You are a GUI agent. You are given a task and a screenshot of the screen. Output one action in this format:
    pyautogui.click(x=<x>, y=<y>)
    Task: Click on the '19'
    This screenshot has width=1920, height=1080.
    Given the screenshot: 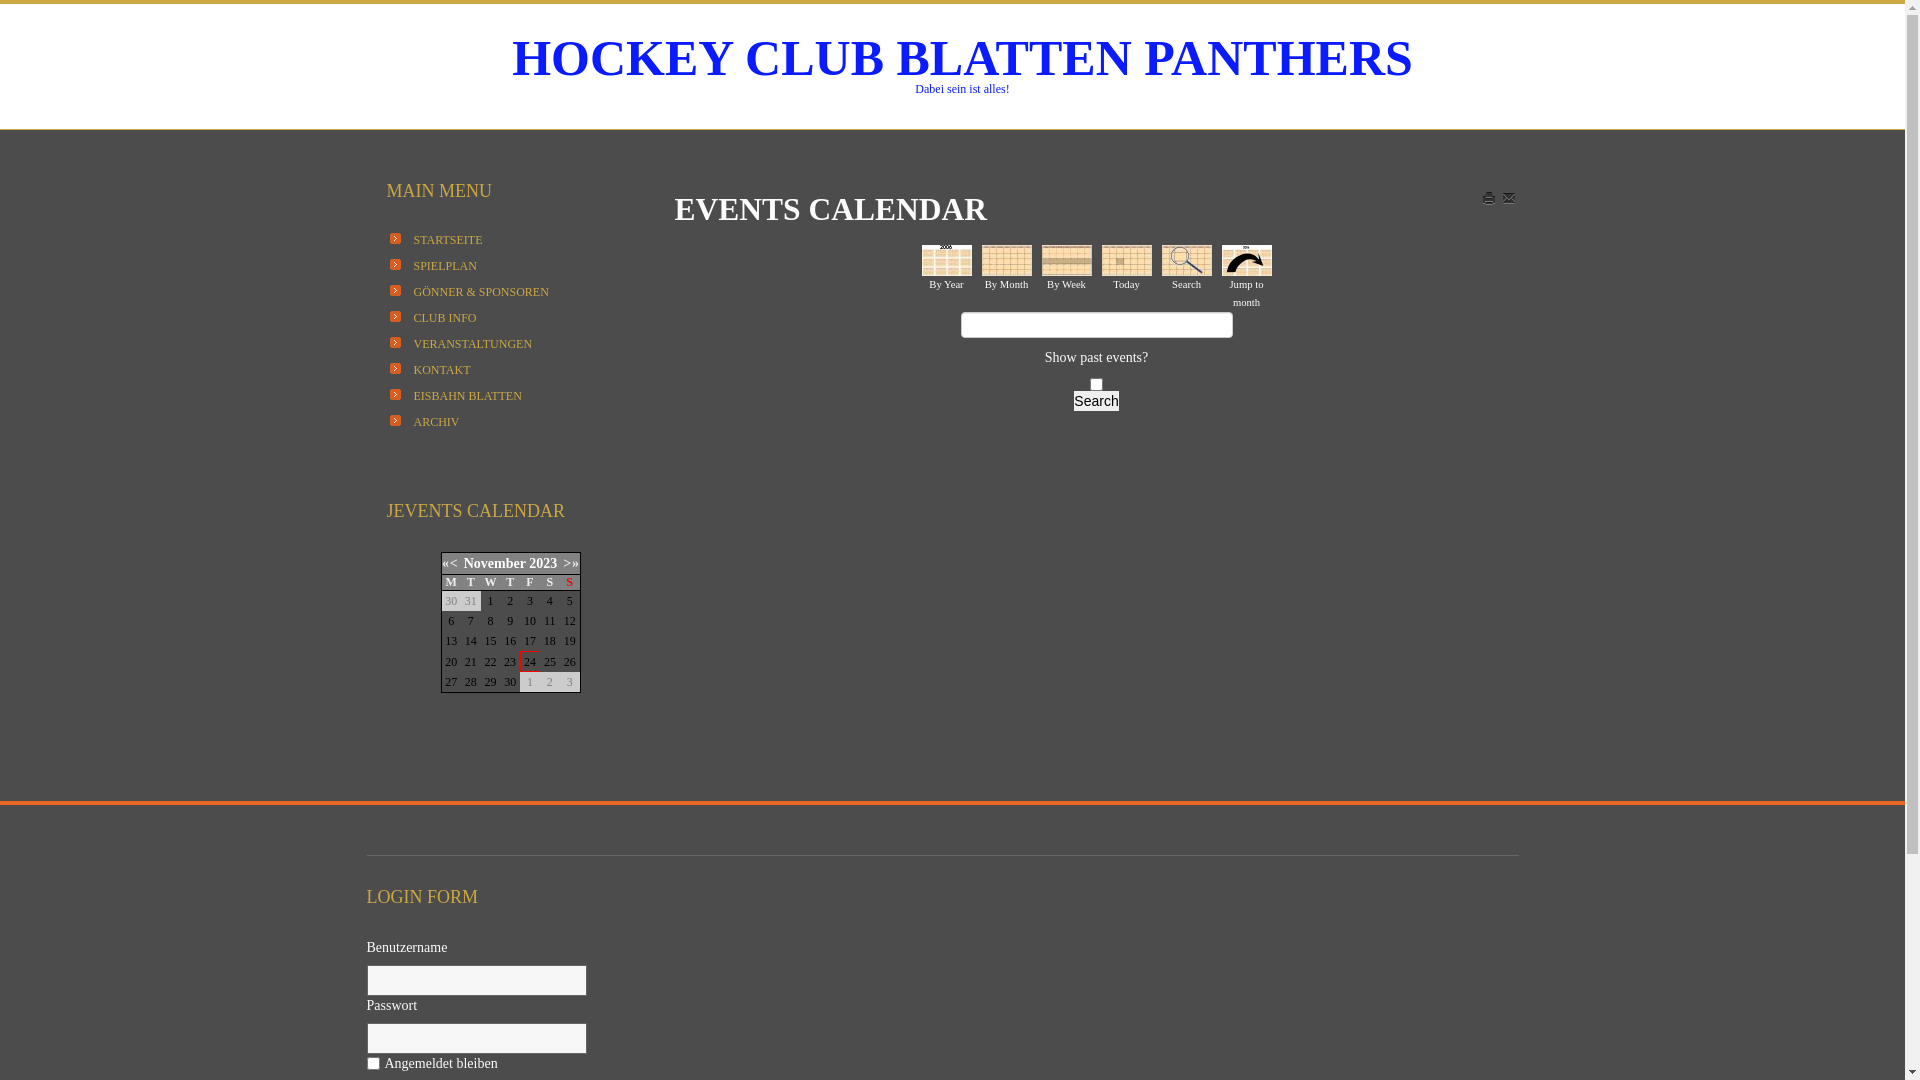 What is the action you would take?
    pyautogui.click(x=569, y=640)
    